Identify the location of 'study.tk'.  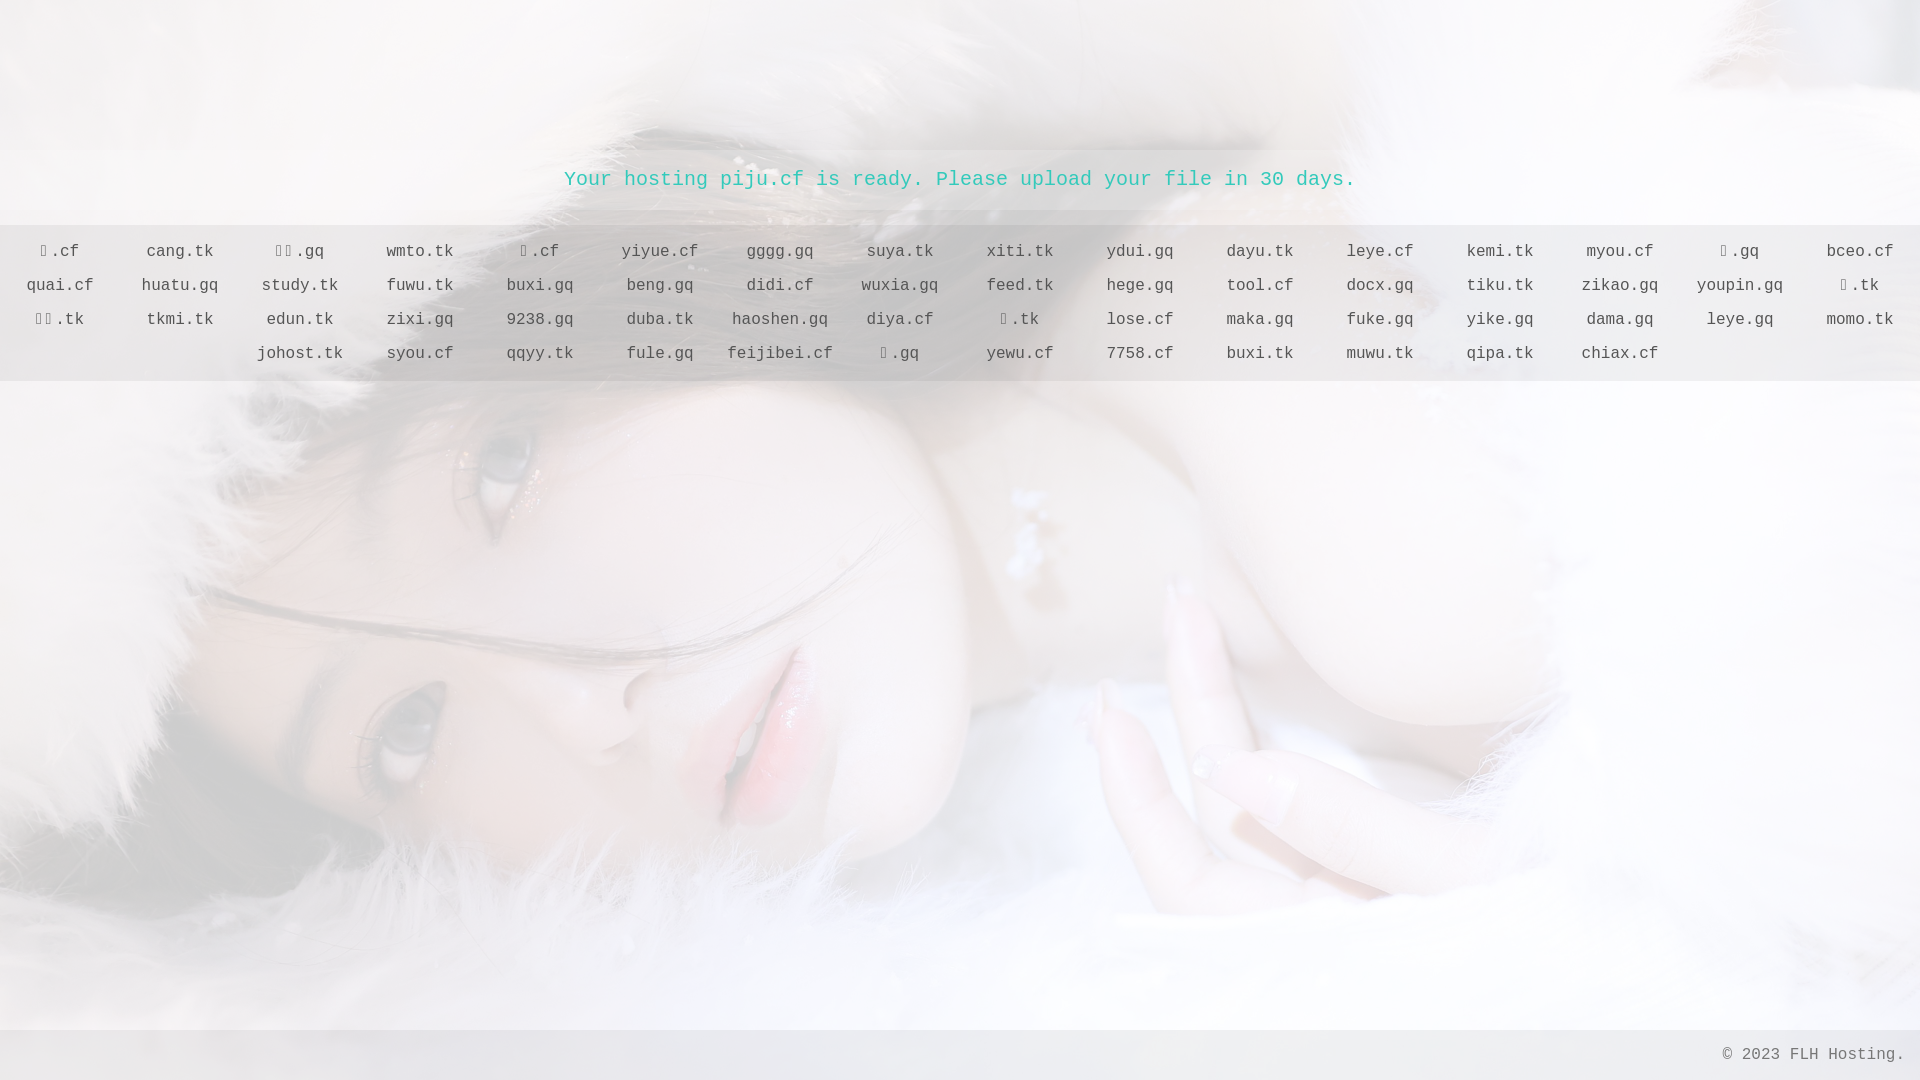
(298, 285).